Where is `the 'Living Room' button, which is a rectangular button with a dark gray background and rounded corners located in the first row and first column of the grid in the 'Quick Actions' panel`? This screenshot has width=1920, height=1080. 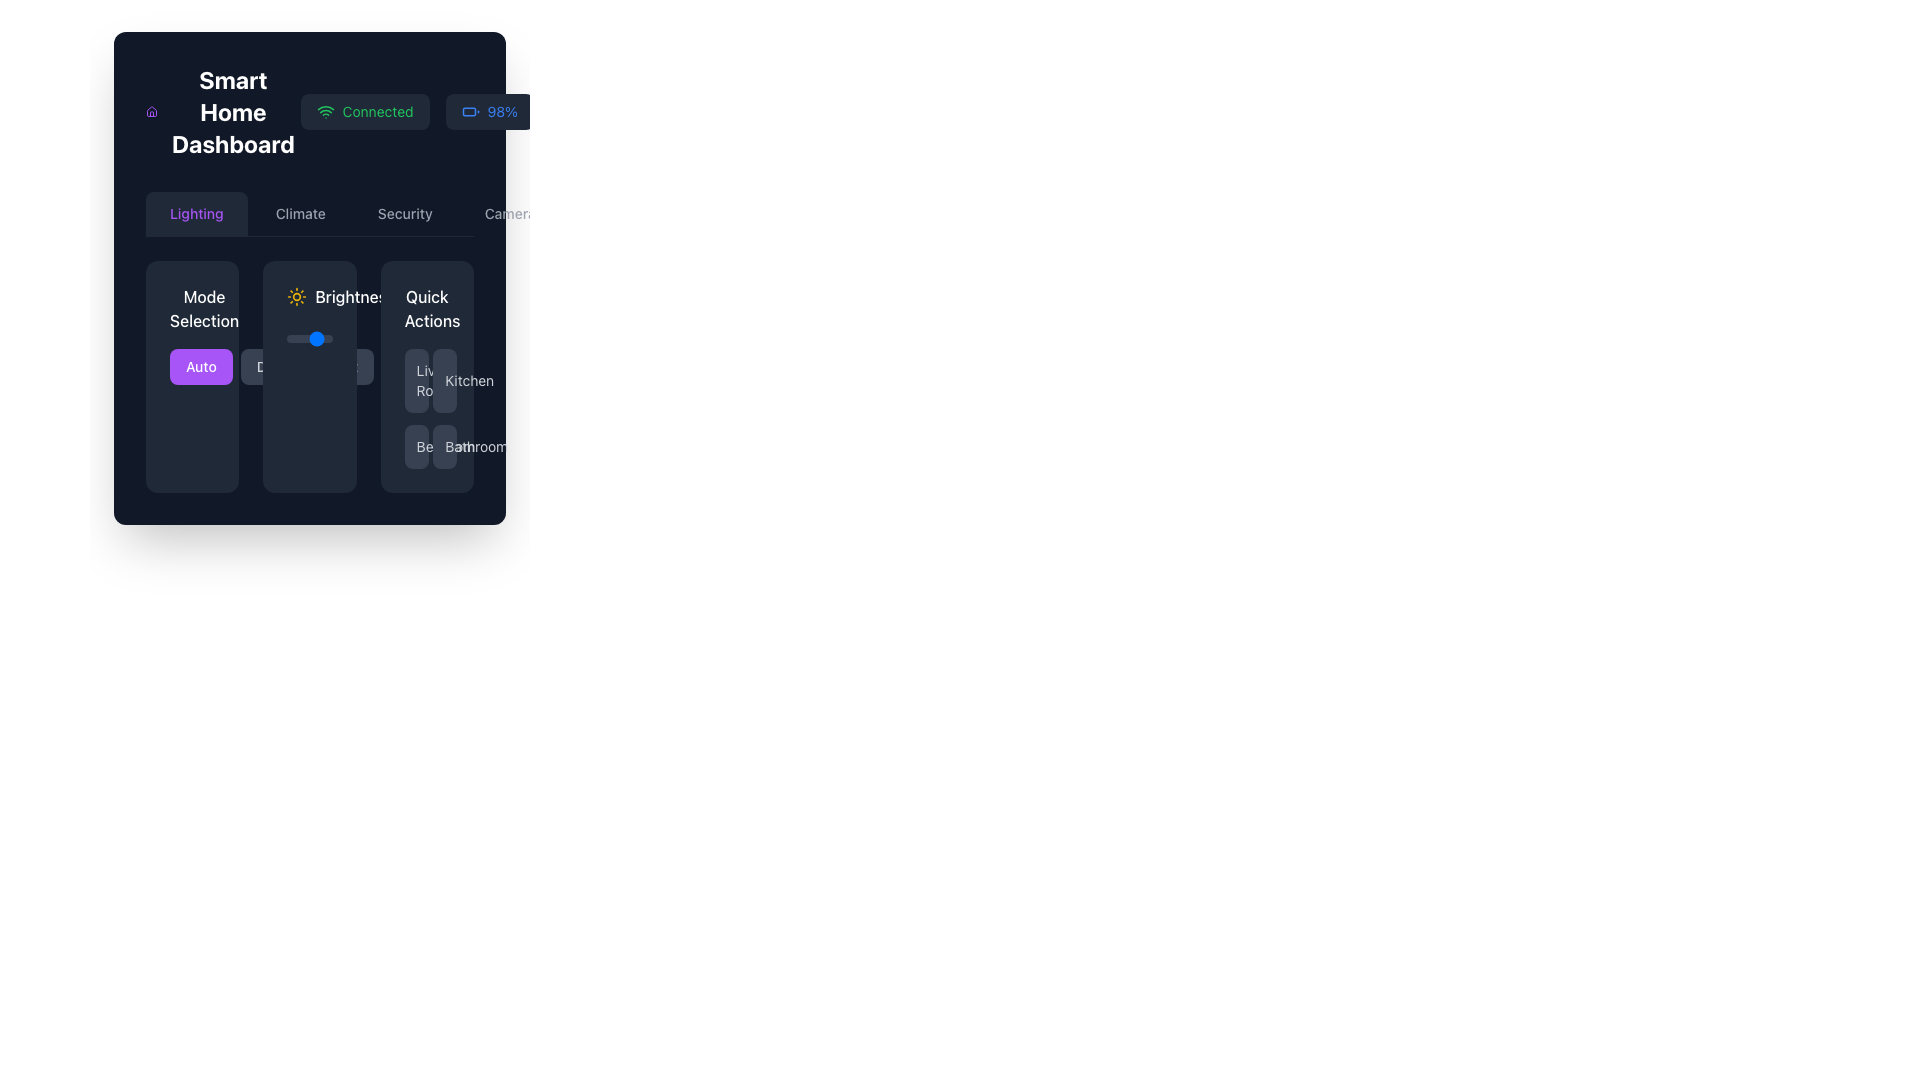
the 'Living Room' button, which is a rectangular button with a dark gray background and rounded corners located in the first row and first column of the grid in the 'Quick Actions' panel is located at coordinates (415, 381).